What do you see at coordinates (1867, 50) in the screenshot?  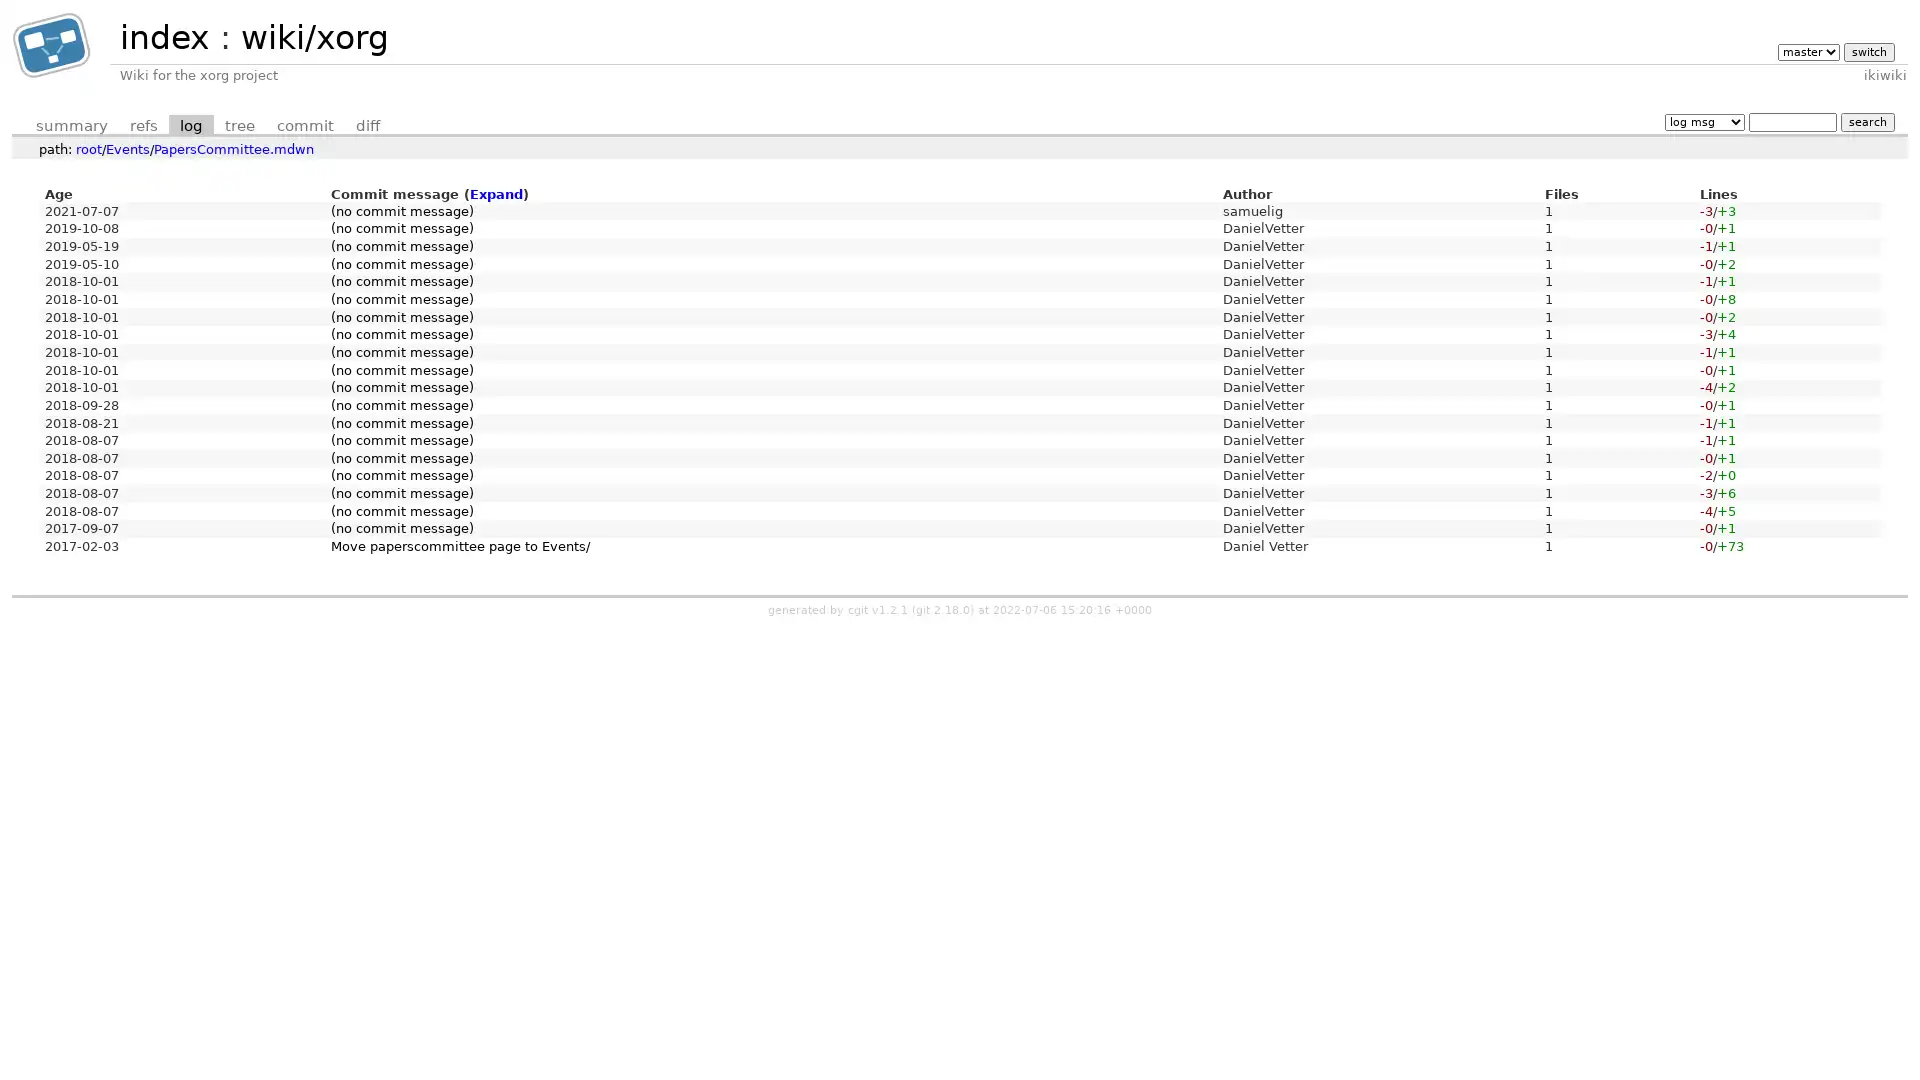 I see `switch` at bounding box center [1867, 50].